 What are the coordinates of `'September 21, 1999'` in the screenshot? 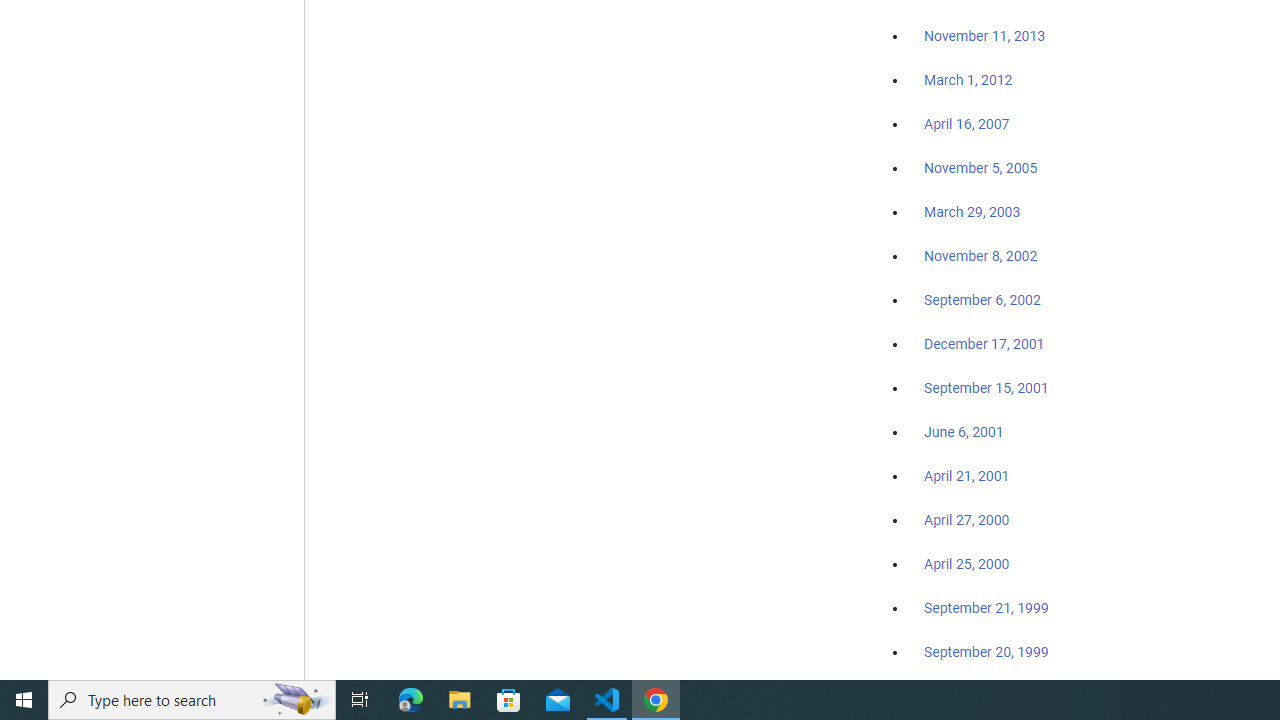 It's located at (986, 607).